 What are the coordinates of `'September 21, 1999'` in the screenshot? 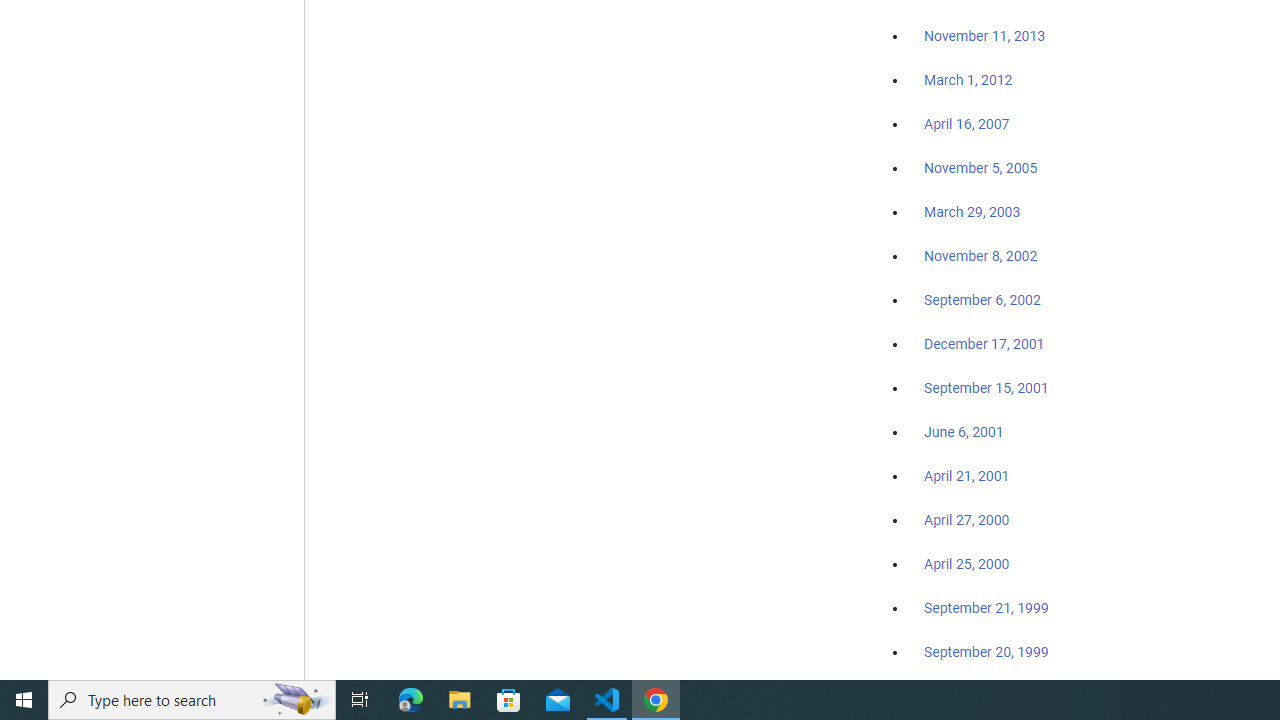 It's located at (986, 607).